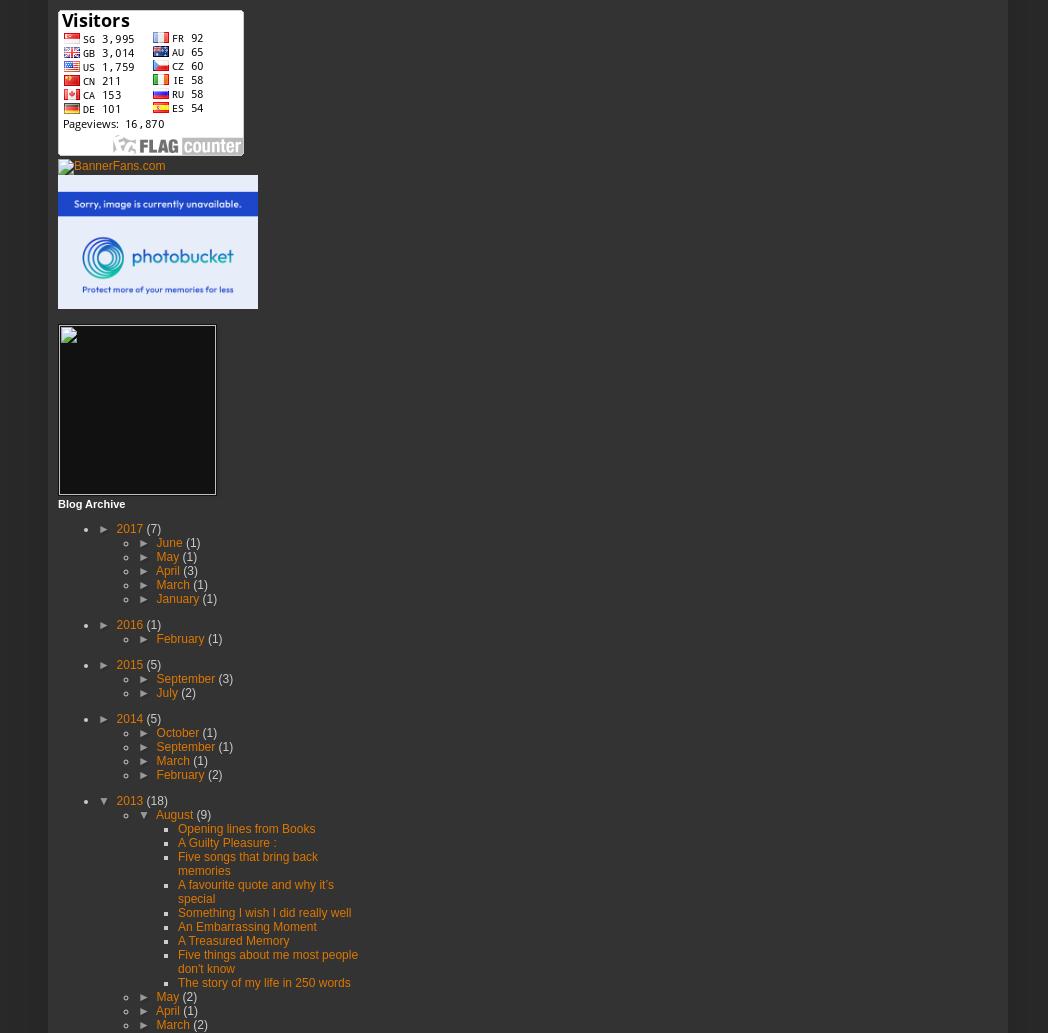 The width and height of the screenshot is (1048, 1033). What do you see at coordinates (174, 814) in the screenshot?
I see `'August'` at bounding box center [174, 814].